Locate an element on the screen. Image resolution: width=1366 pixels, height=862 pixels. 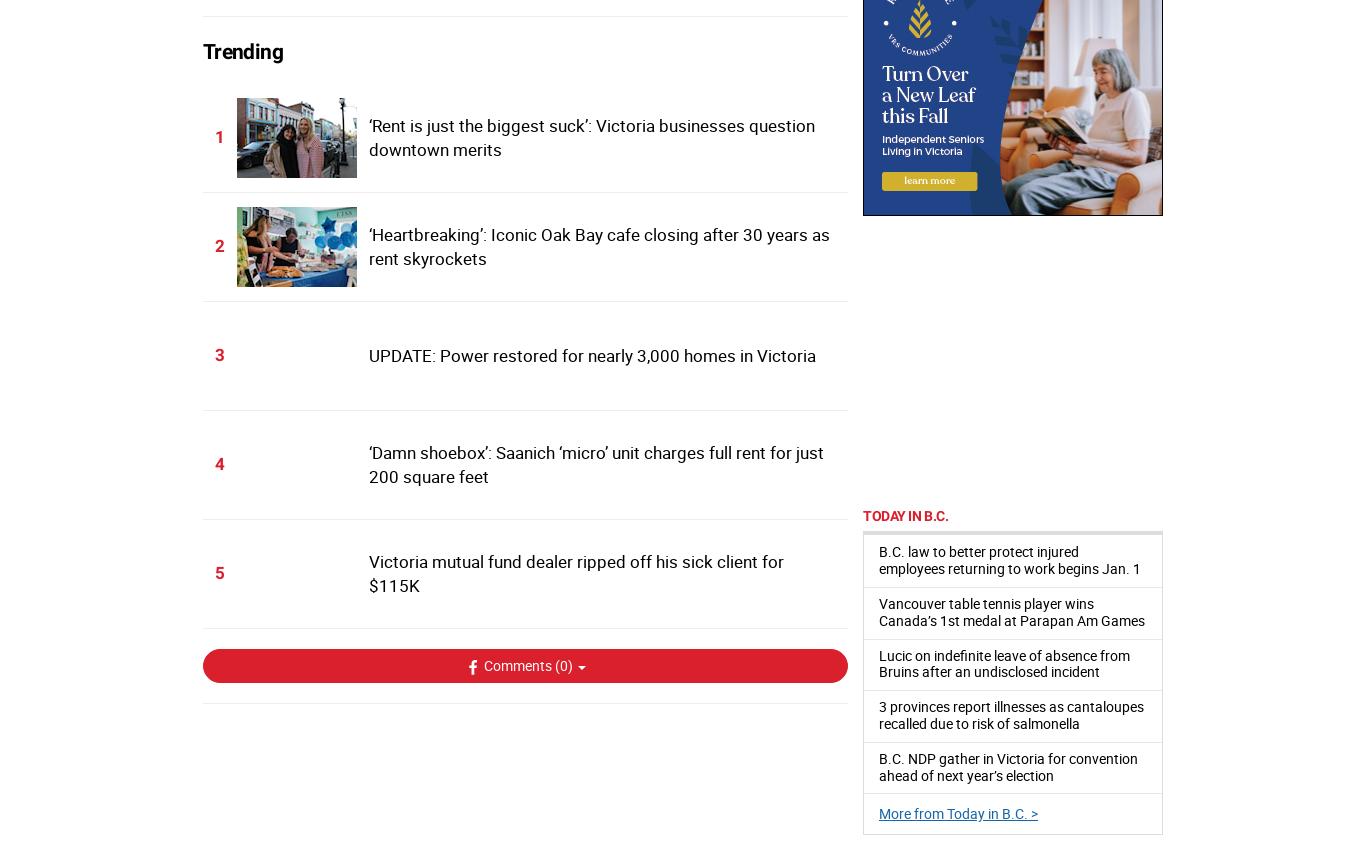
'Comments (' is located at coordinates (520, 664).